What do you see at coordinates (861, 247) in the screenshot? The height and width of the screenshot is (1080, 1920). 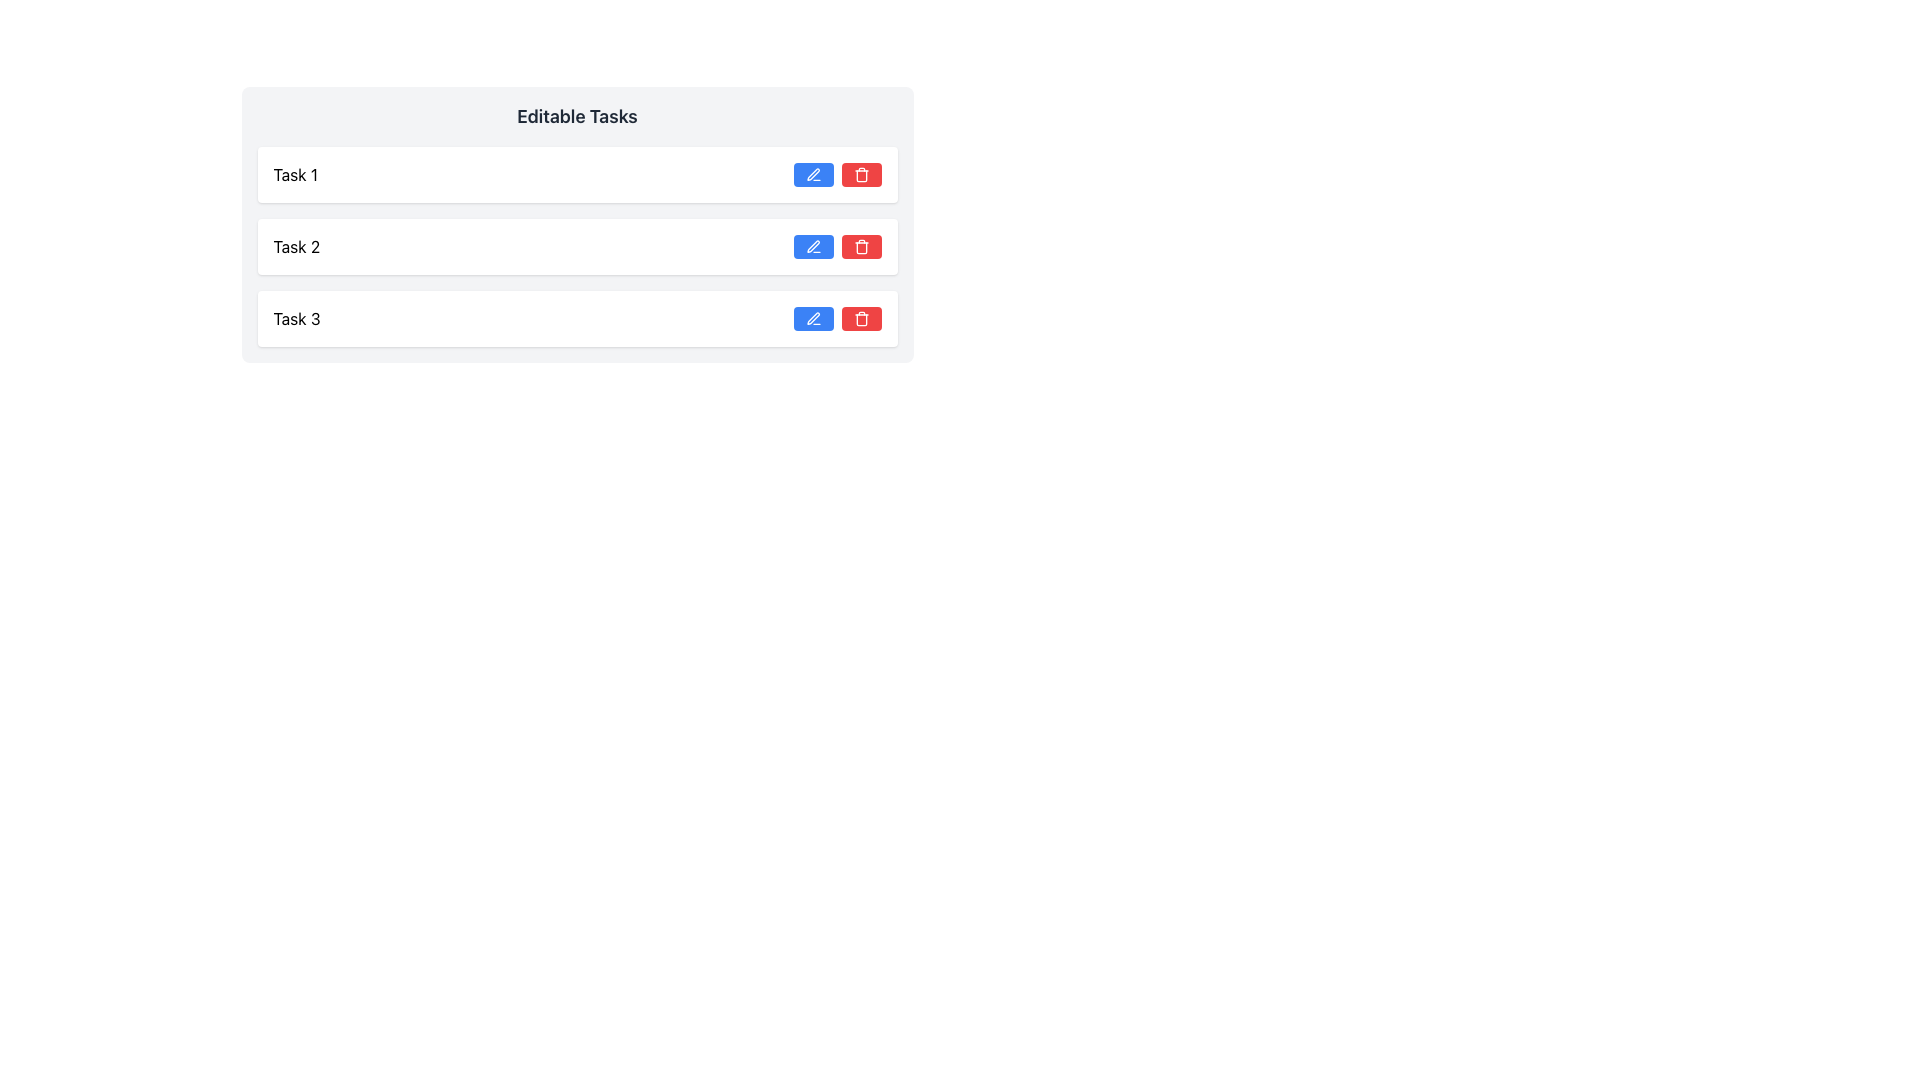 I see `the Trash Bin icon` at bounding box center [861, 247].